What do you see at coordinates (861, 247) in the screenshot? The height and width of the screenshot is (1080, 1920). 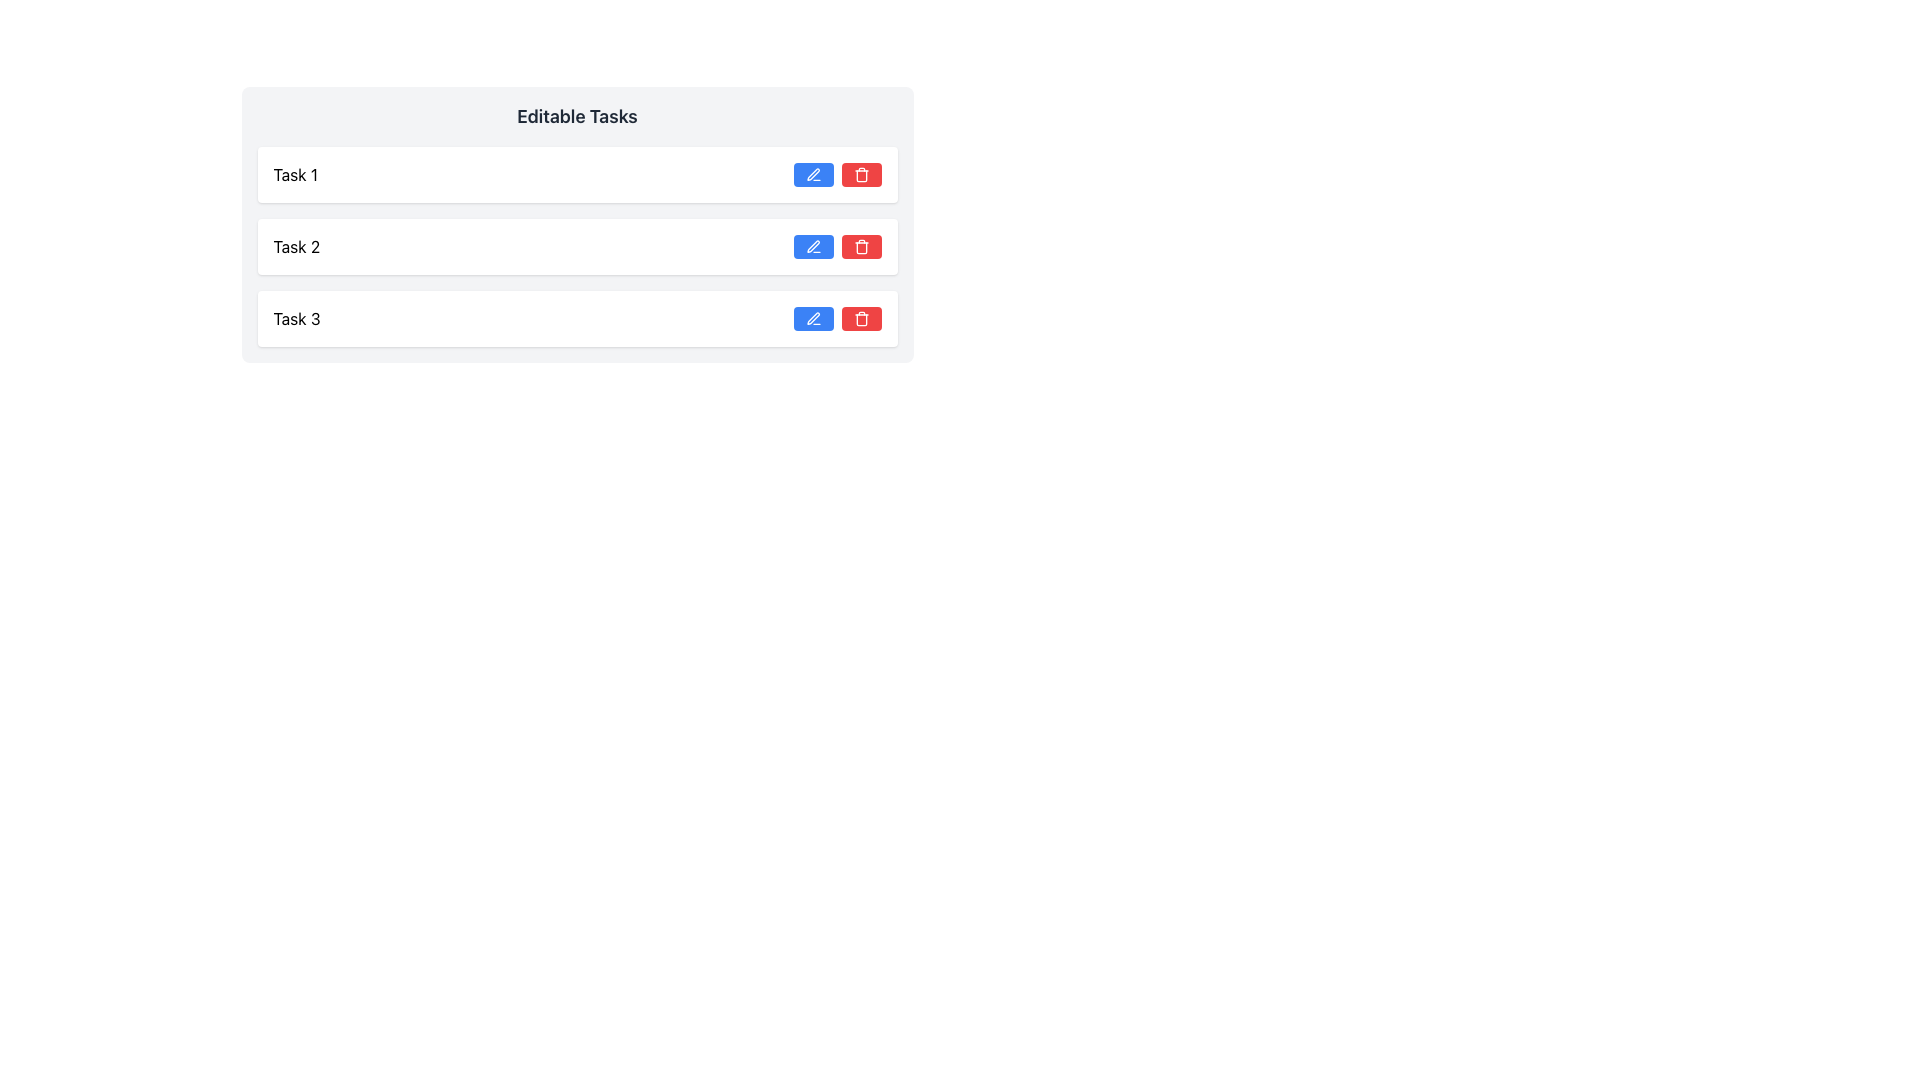 I see `the Trash Bin icon` at bounding box center [861, 247].